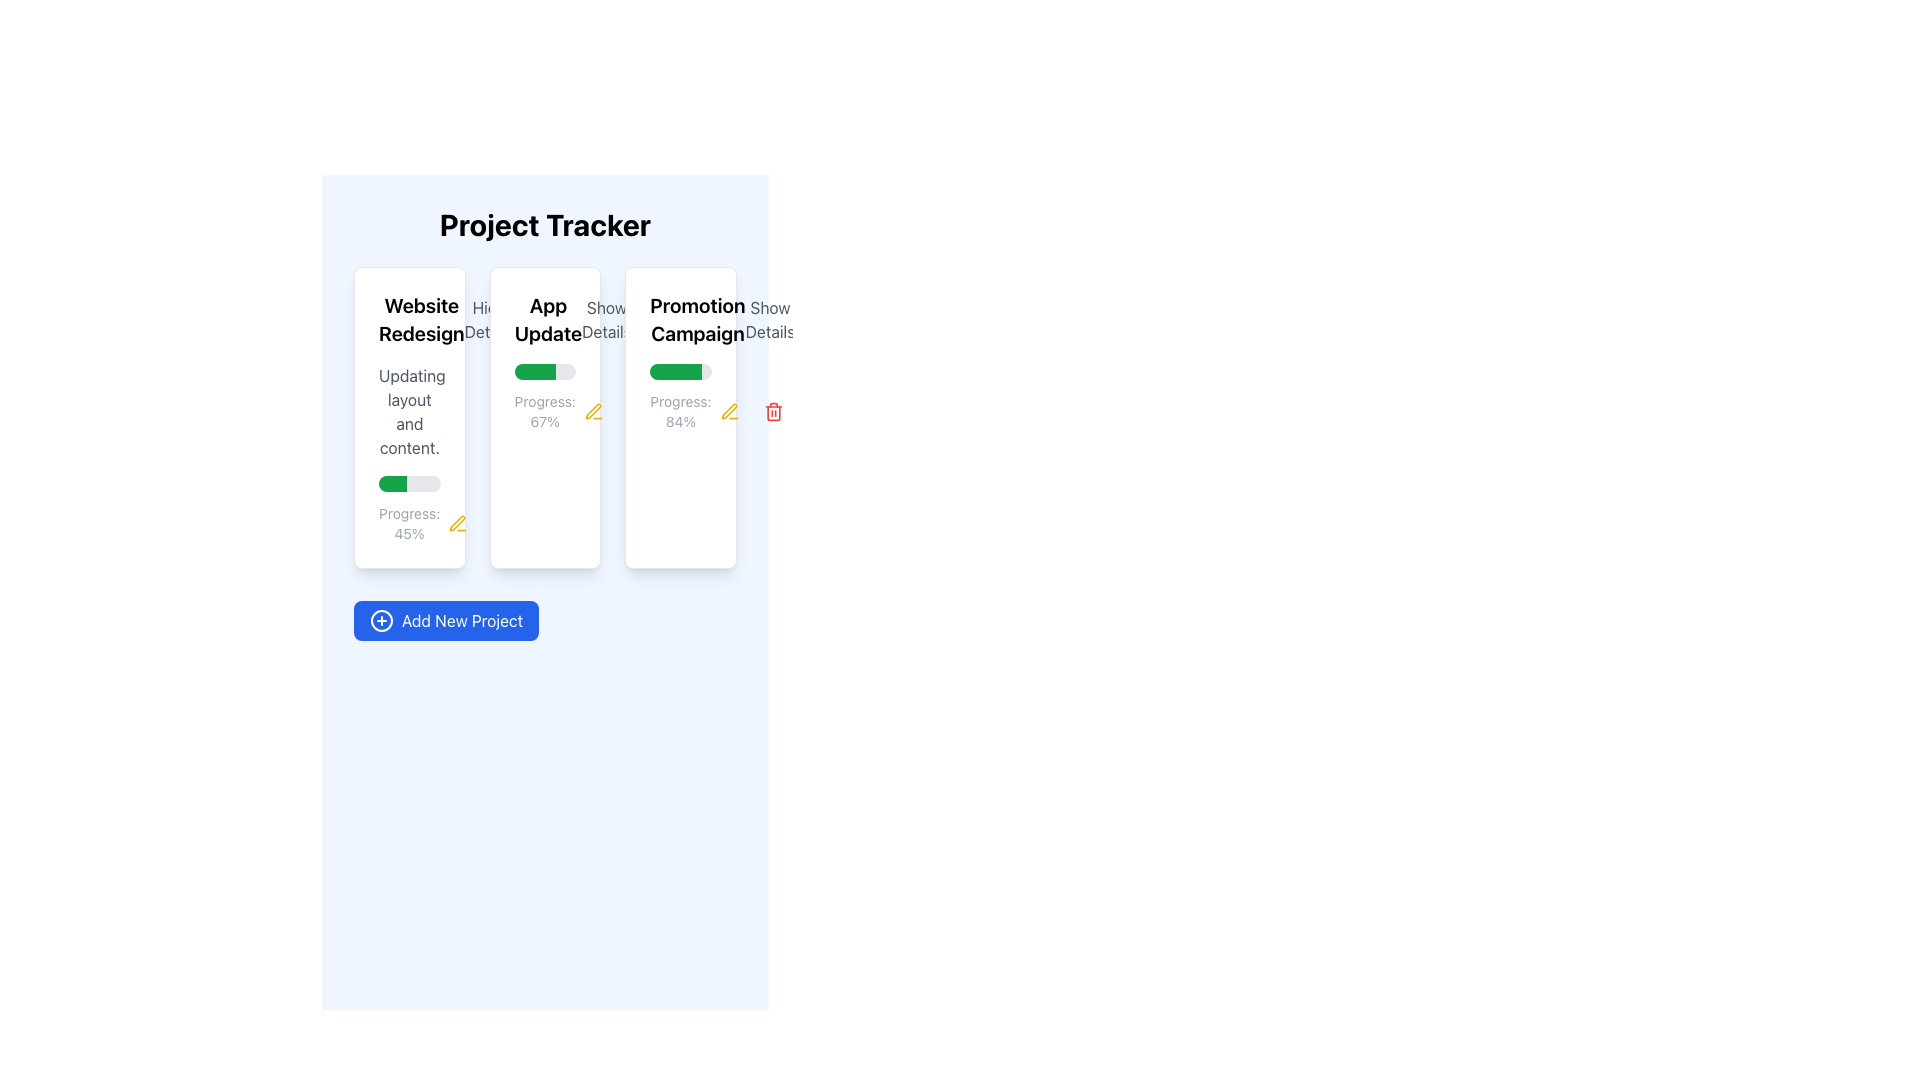 The image size is (1920, 1080). What do you see at coordinates (681, 411) in the screenshot?
I see `the text label displaying 'Progress: 84%' located below the progress bar in the 'Promotion Campaign' card` at bounding box center [681, 411].